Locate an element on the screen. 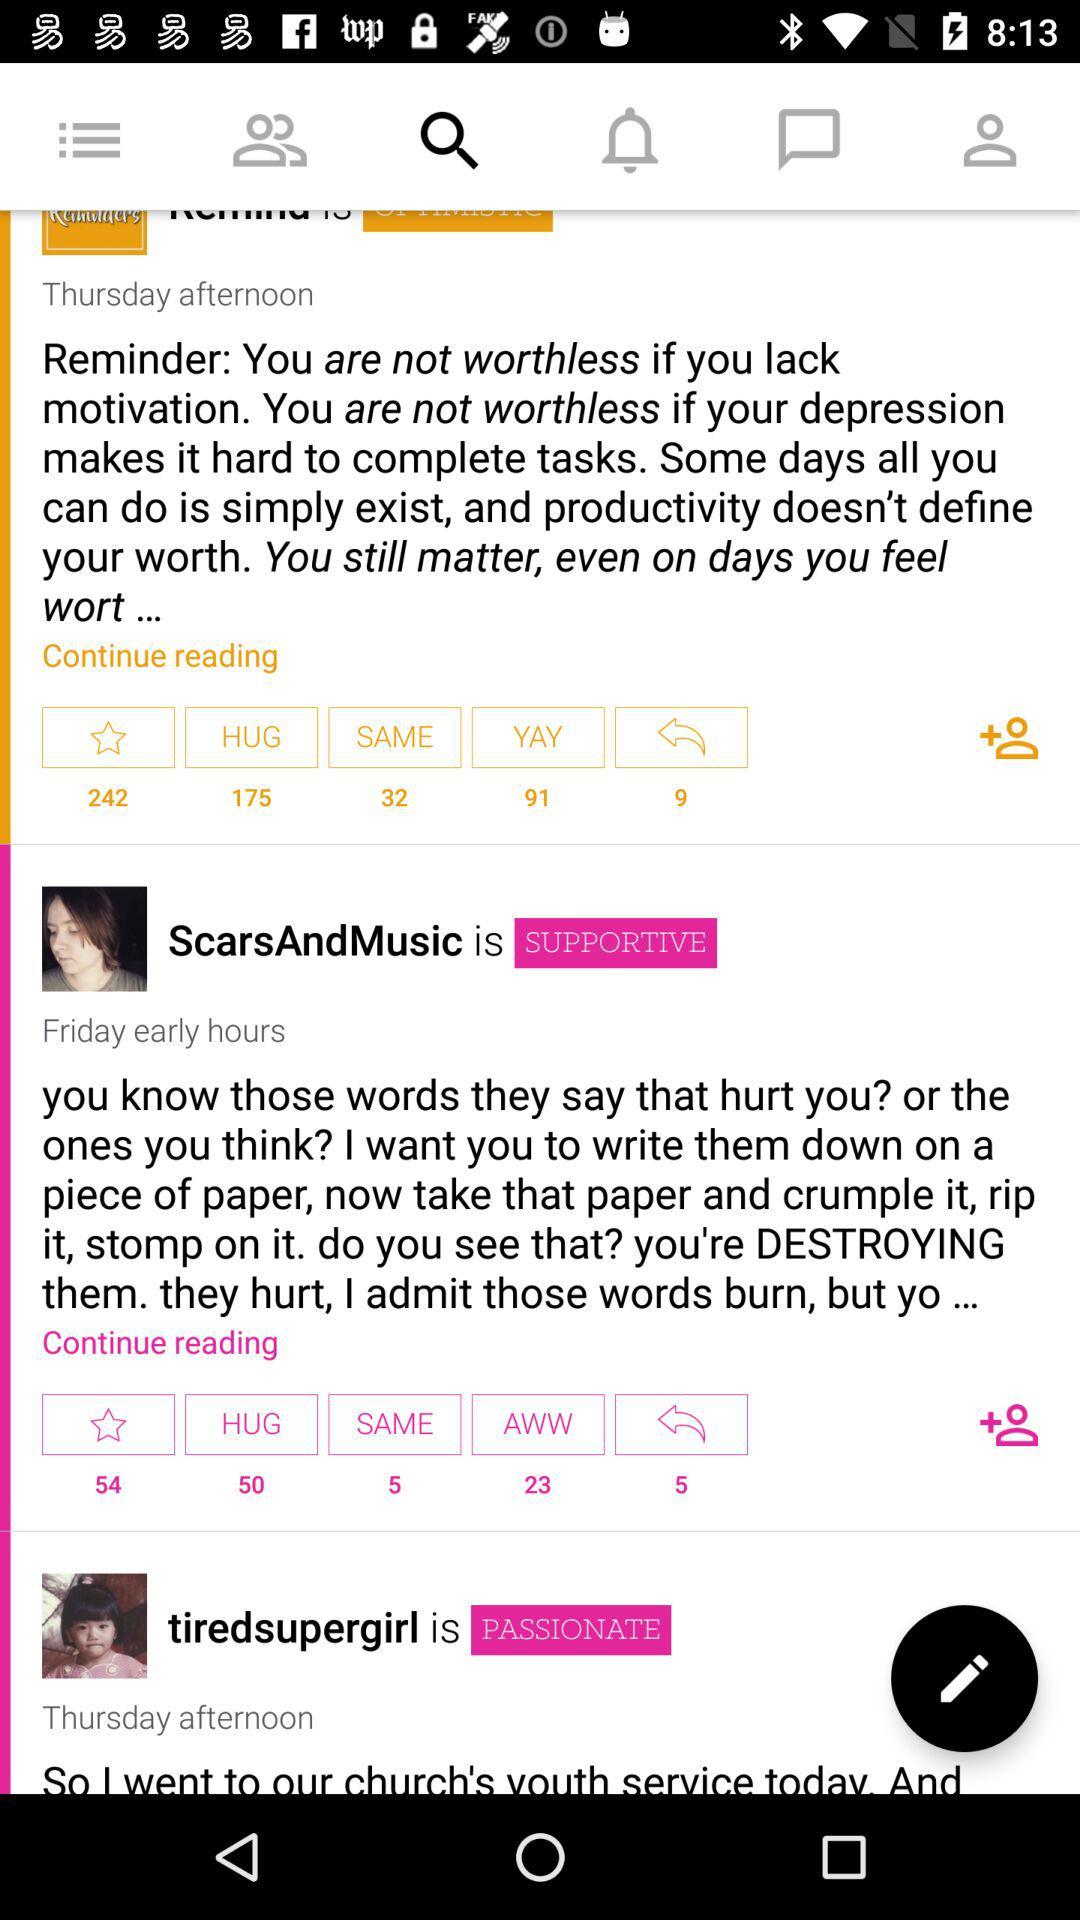 Image resolution: width=1080 pixels, height=1920 pixels. to favorites is located at coordinates (108, 736).